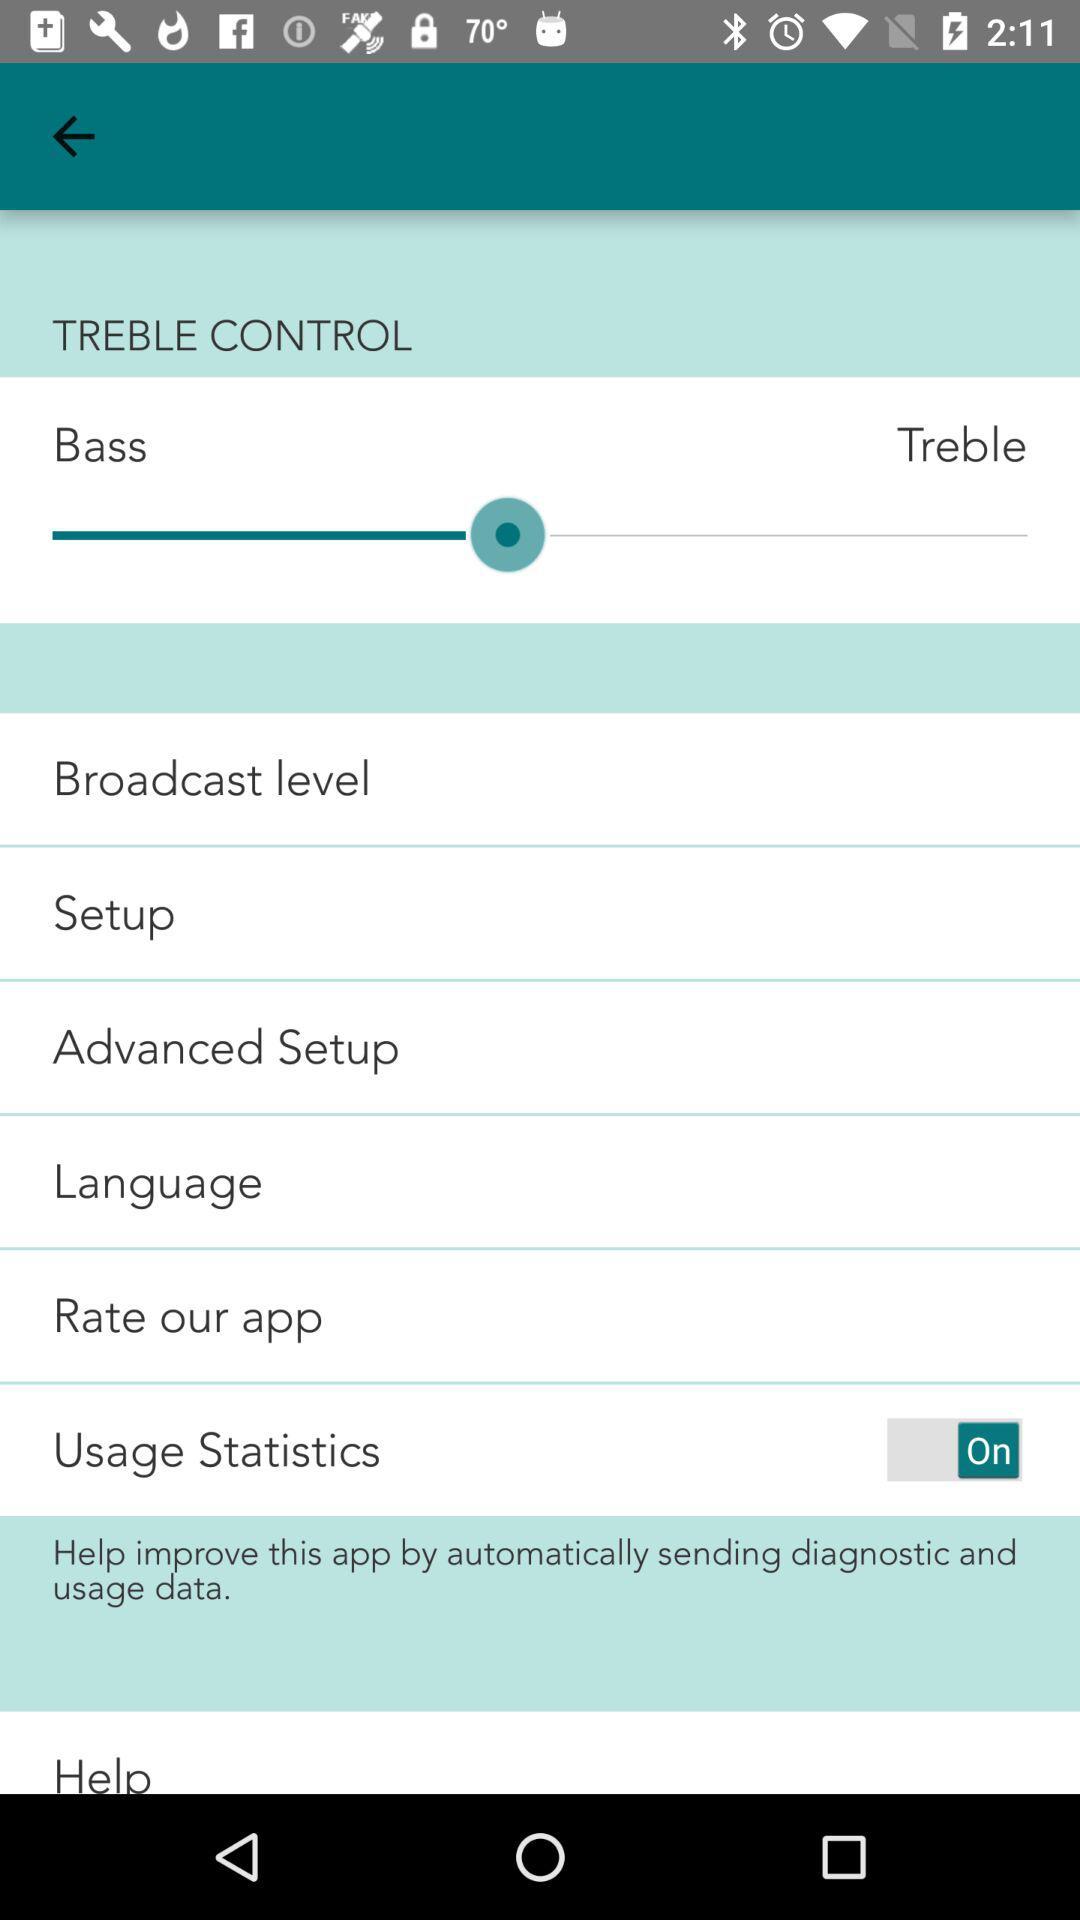  What do you see at coordinates (200, 1046) in the screenshot?
I see `advanced setup` at bounding box center [200, 1046].